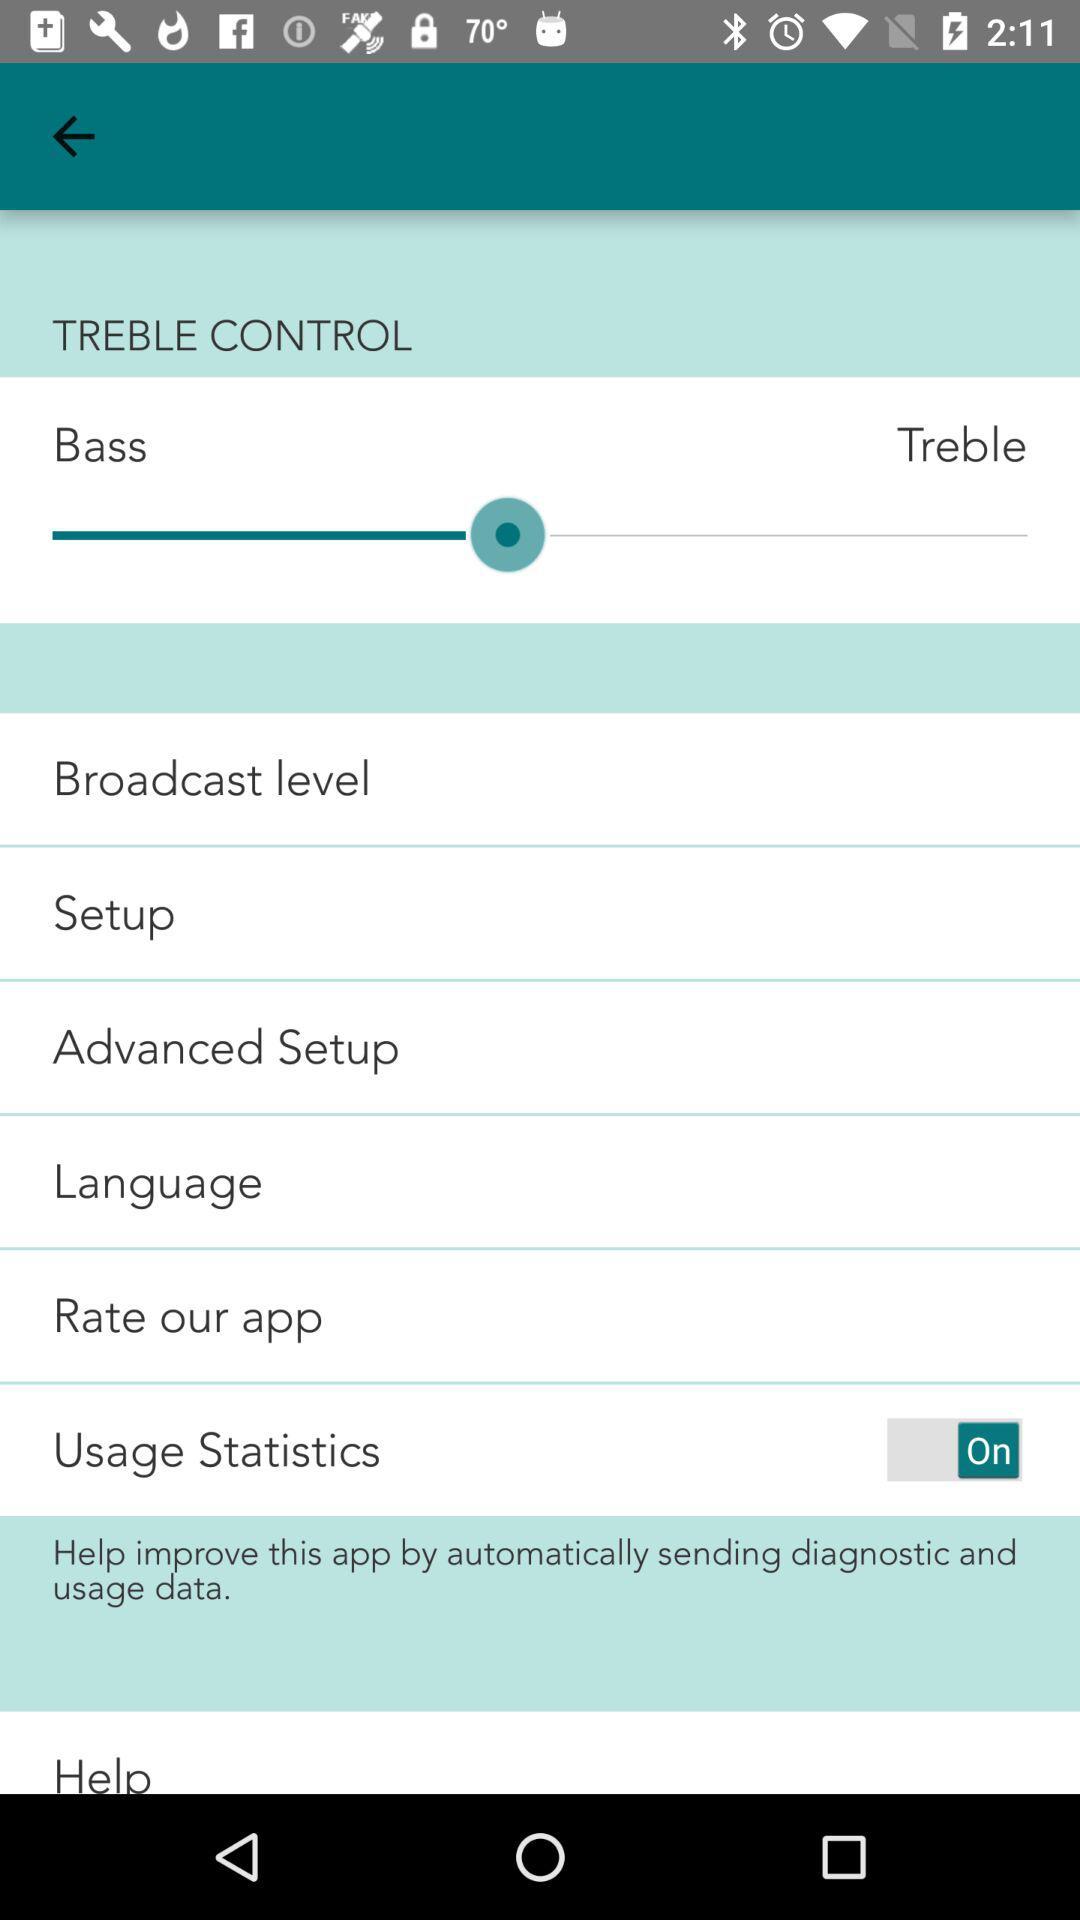  What do you see at coordinates (200, 1046) in the screenshot?
I see `advanced setup` at bounding box center [200, 1046].